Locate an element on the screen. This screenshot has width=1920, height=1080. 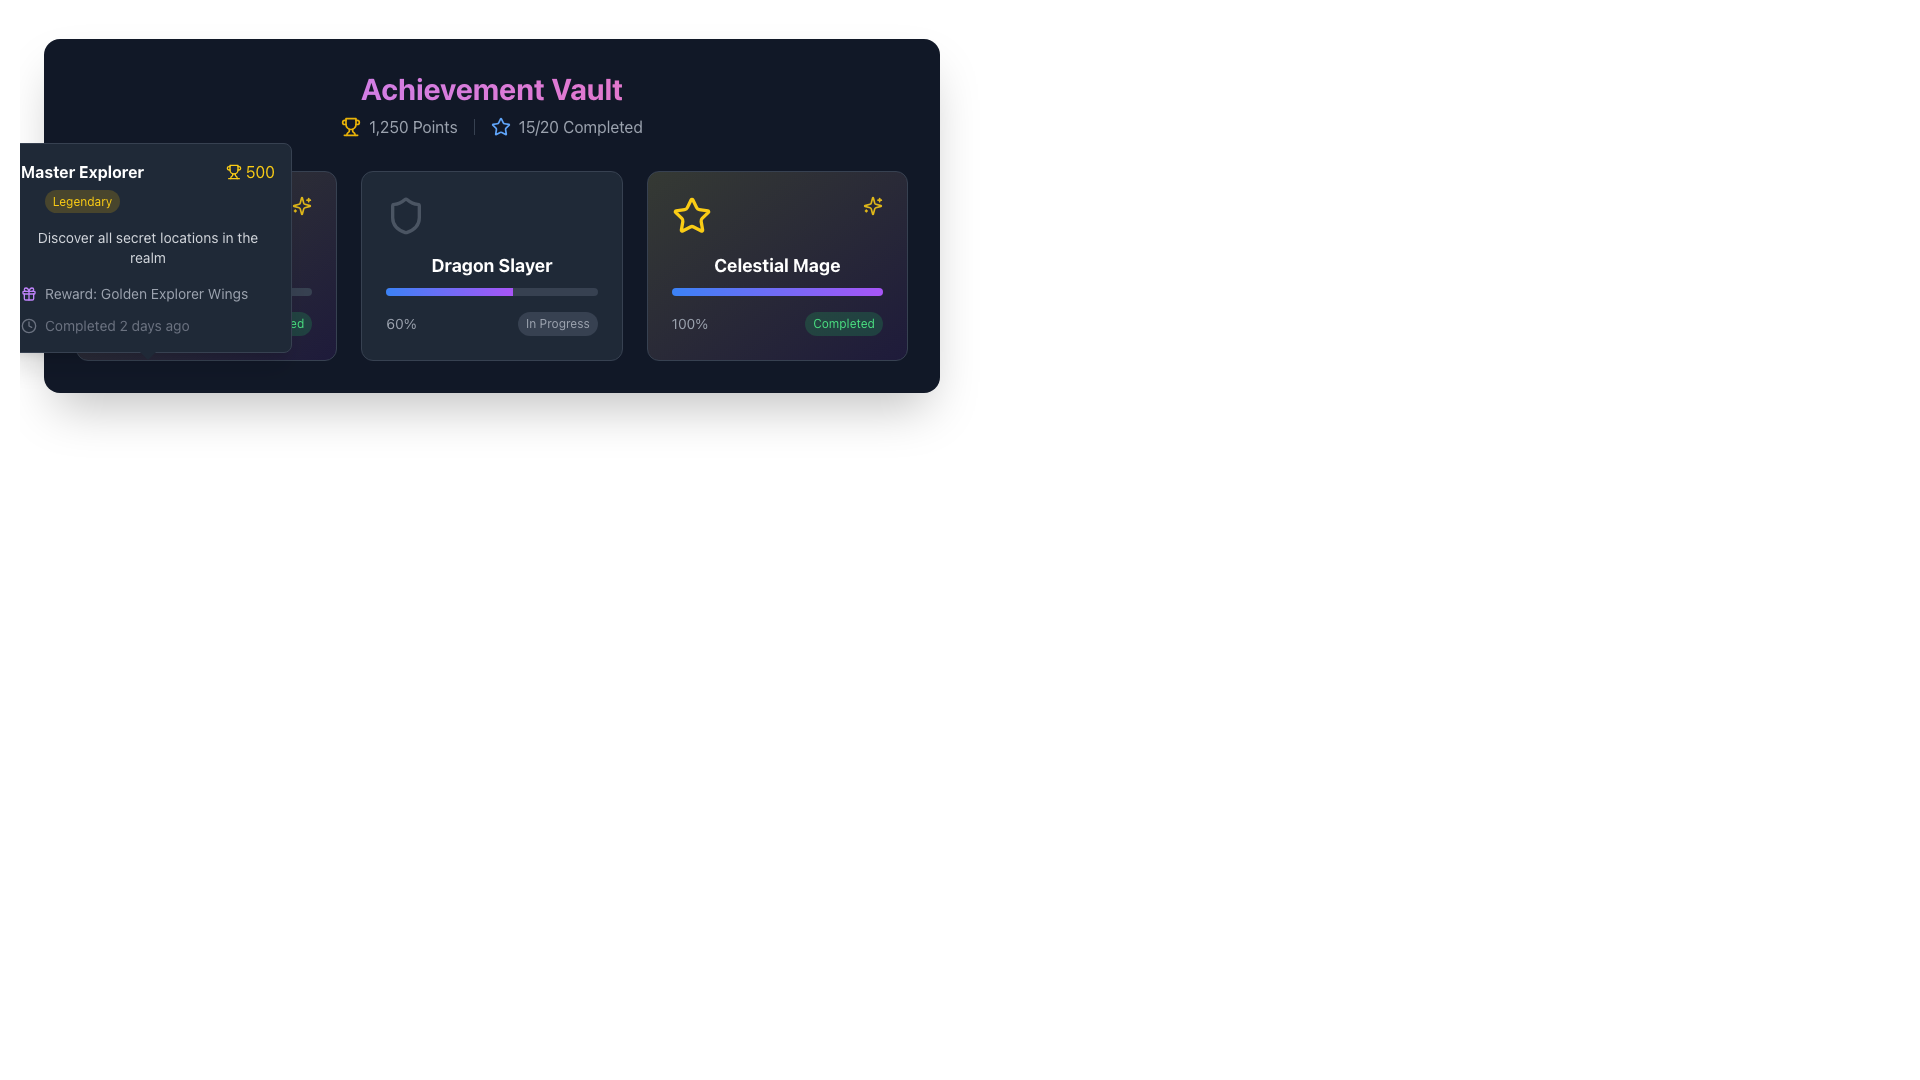
the 'Celestial Mage' card element, which features a dark gradient background, a yellow star icon on the top left, a title in bold white text, and a progress bar labeled 'Completed' is located at coordinates (776, 265).